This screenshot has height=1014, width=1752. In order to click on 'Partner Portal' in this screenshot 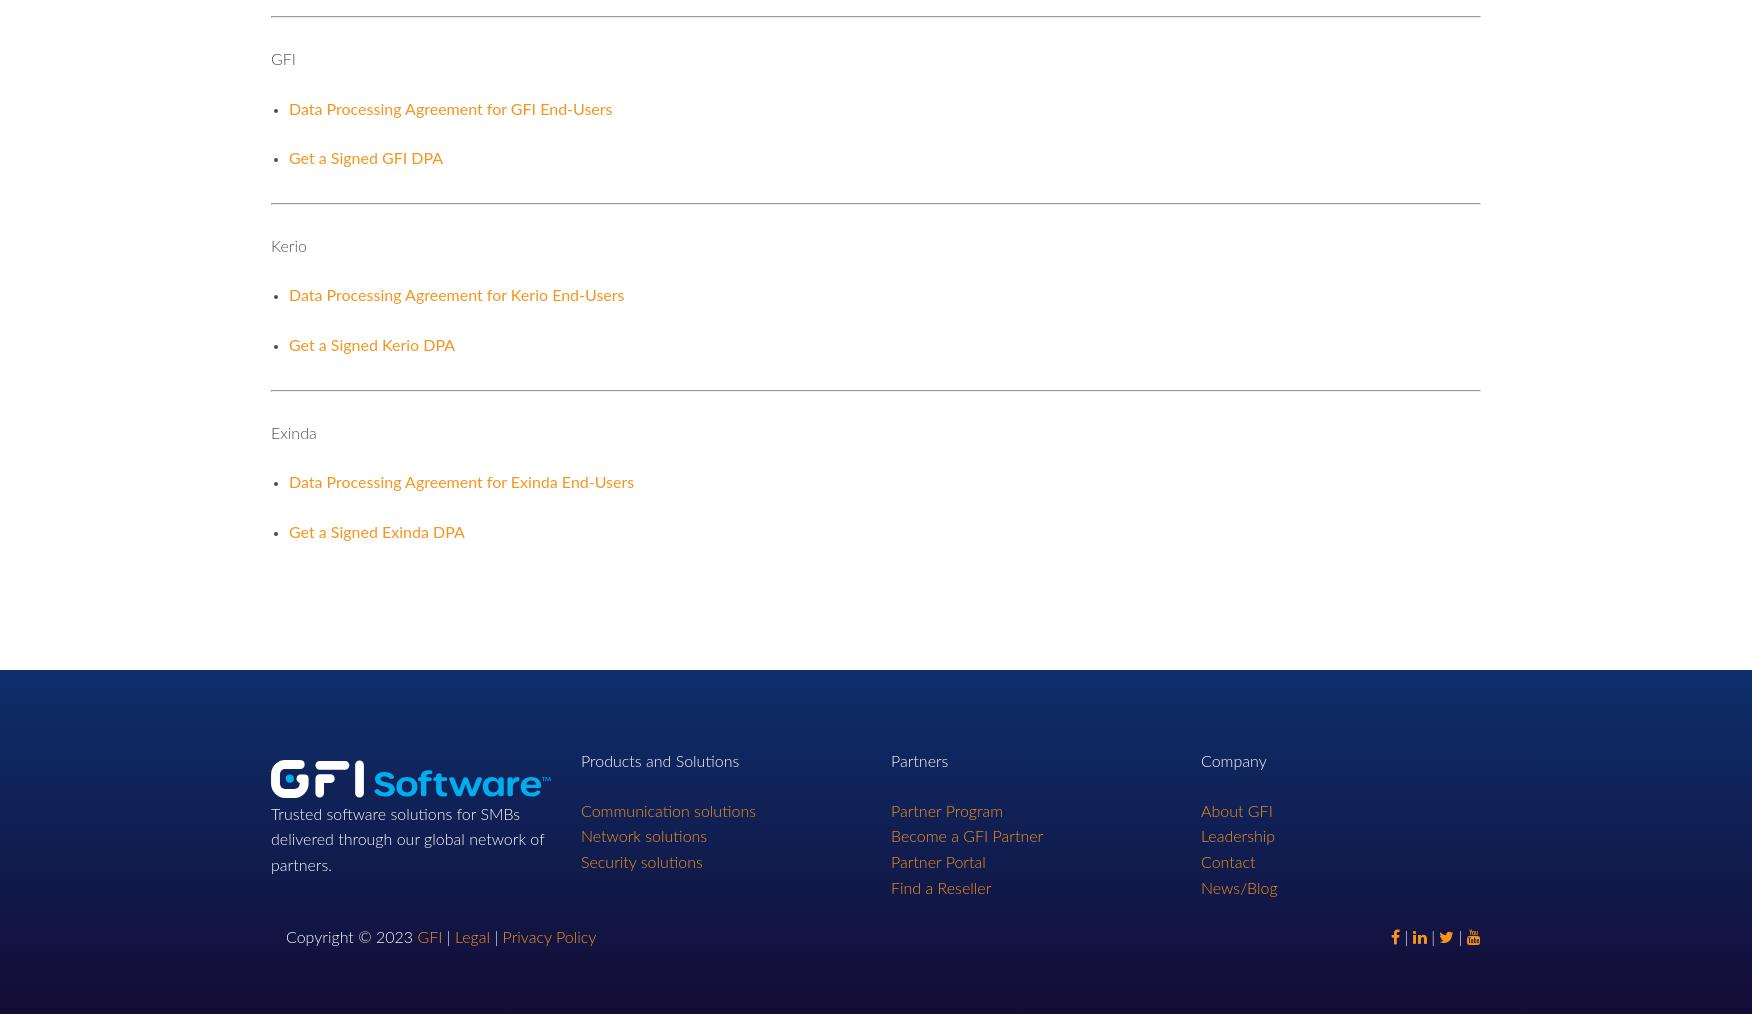, I will do `click(938, 862)`.